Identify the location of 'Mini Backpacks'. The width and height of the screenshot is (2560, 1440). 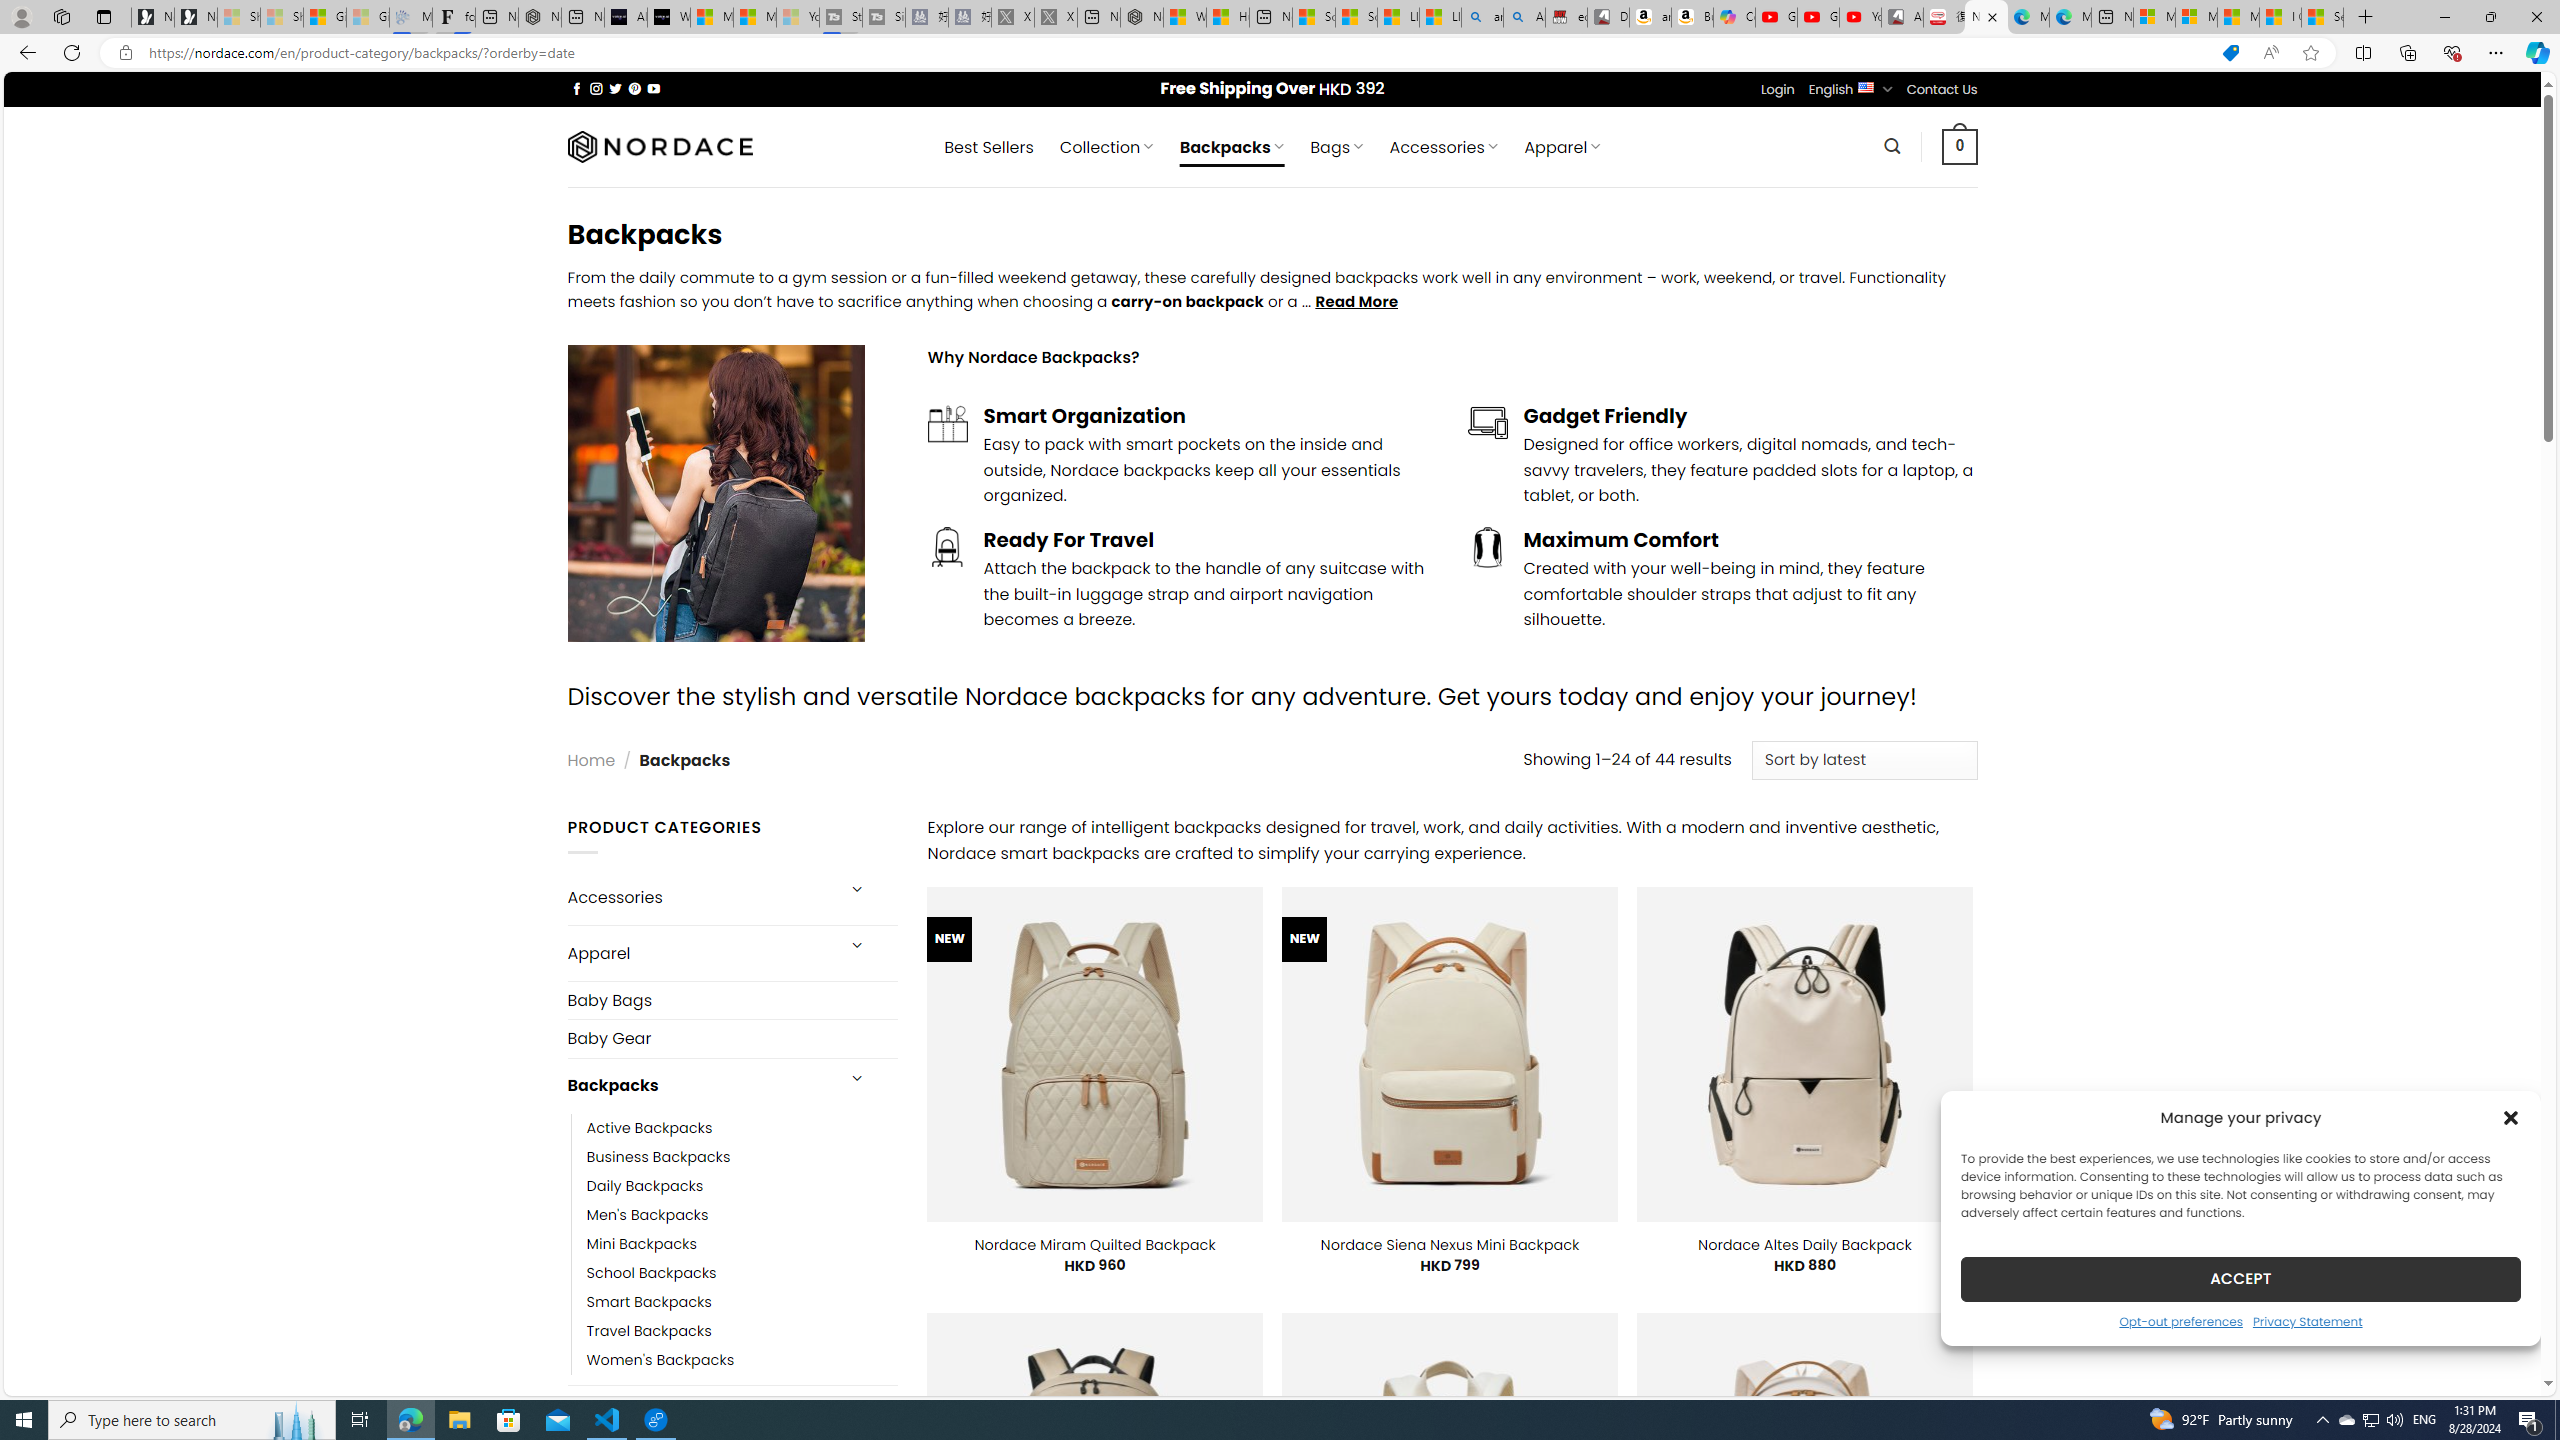
(741, 1242).